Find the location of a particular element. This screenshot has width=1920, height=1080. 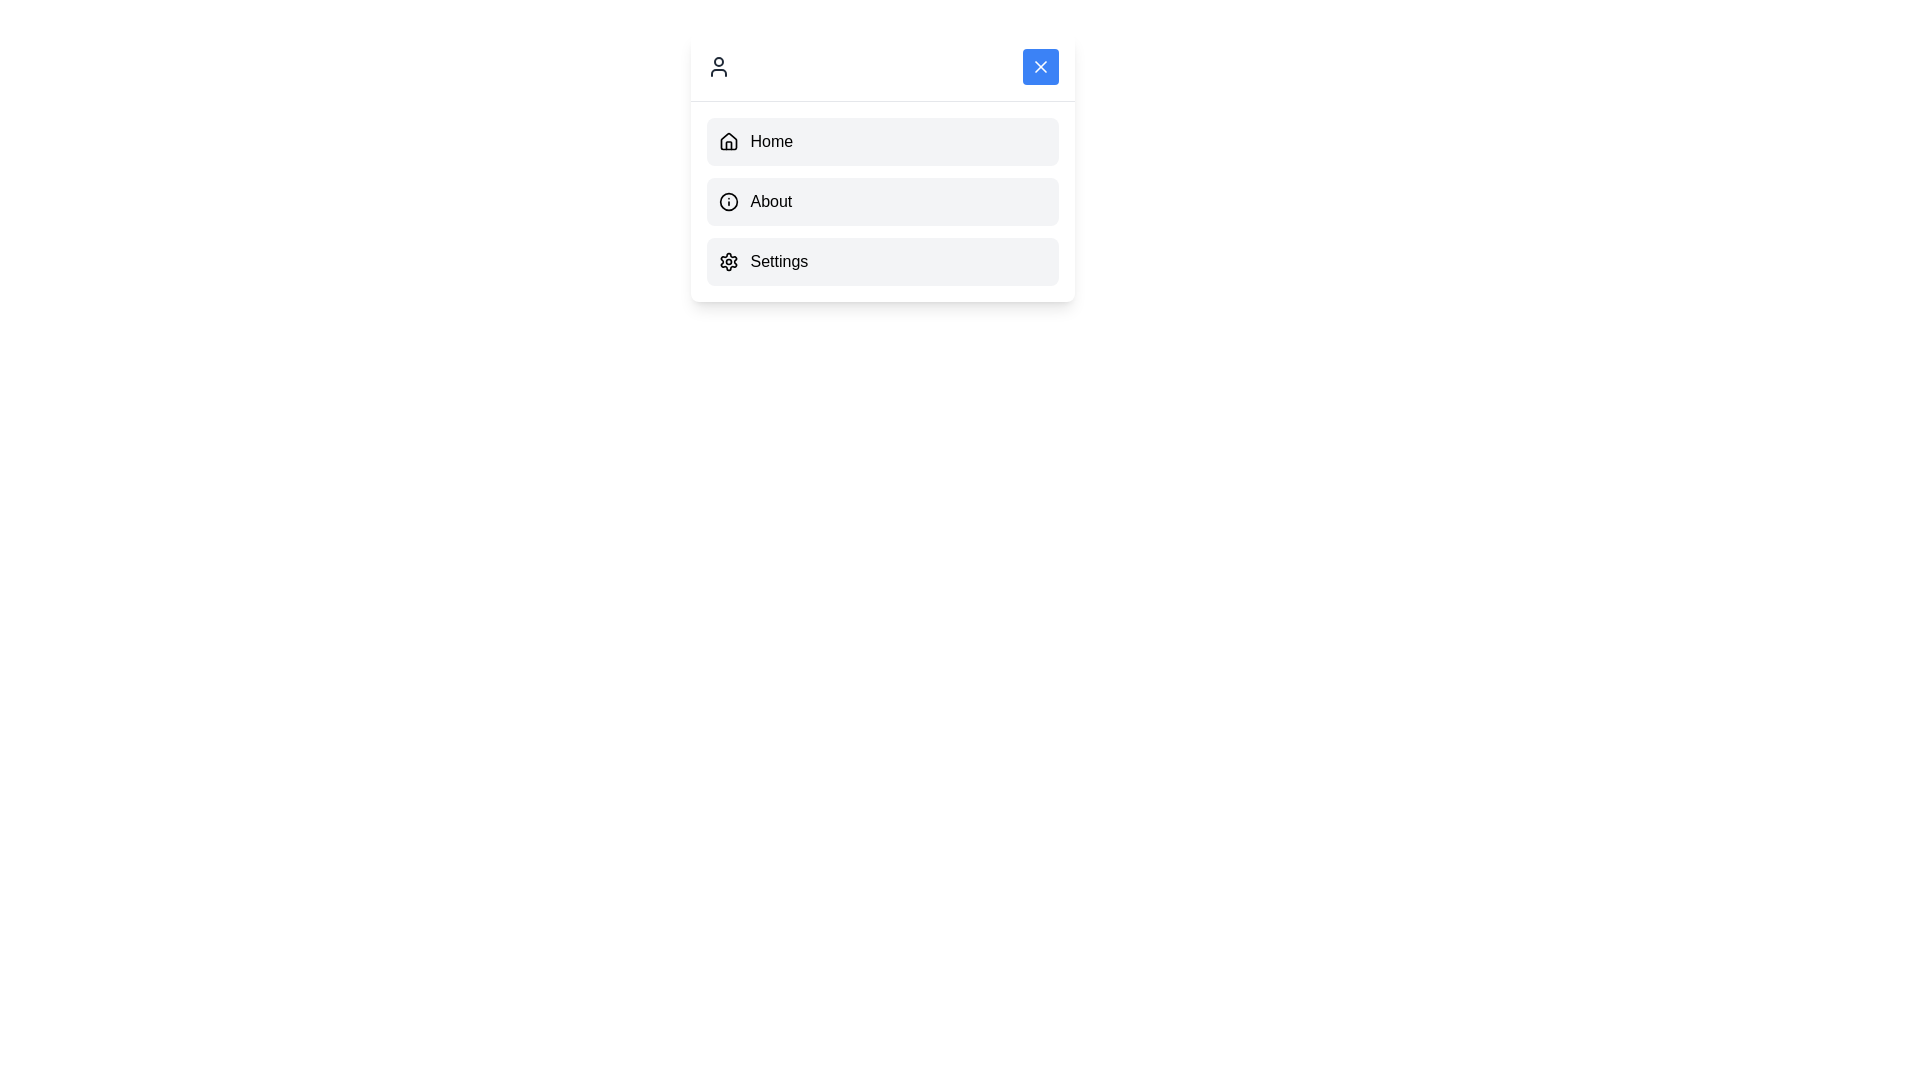

the navigational button at the top of the menu list that redirects to the homepage is located at coordinates (881, 141).